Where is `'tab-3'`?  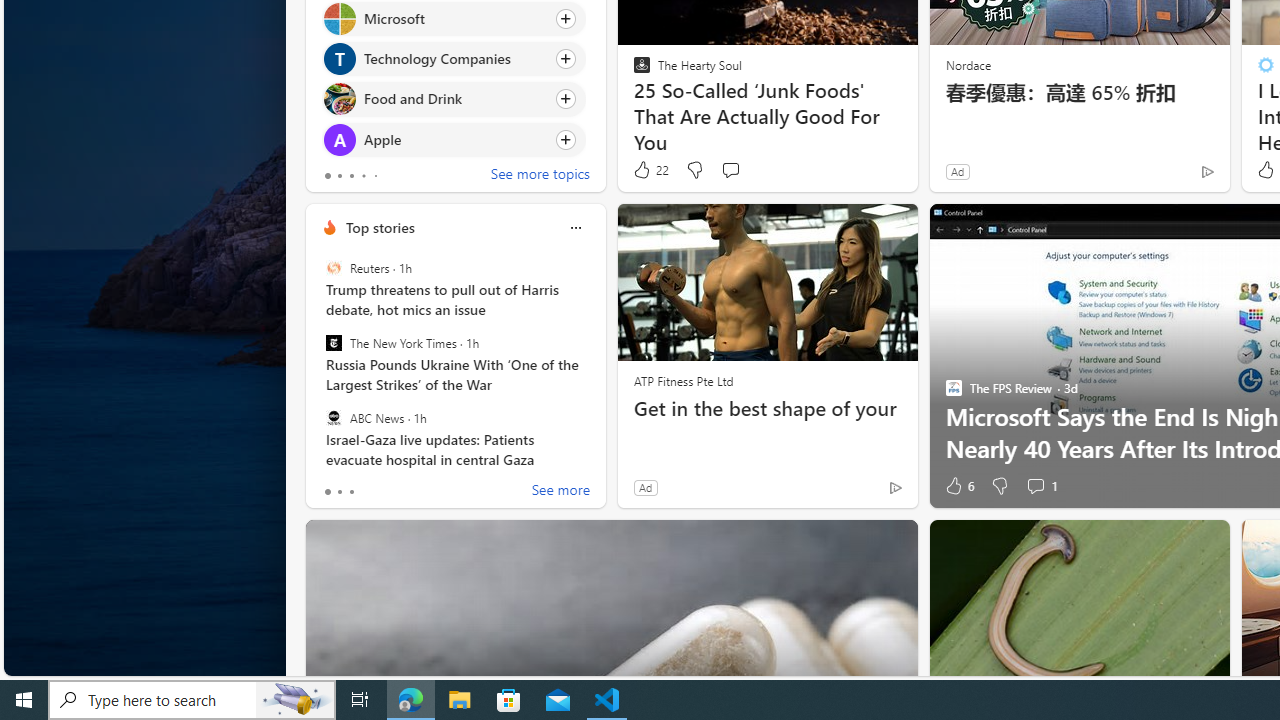
'tab-3' is located at coordinates (363, 175).